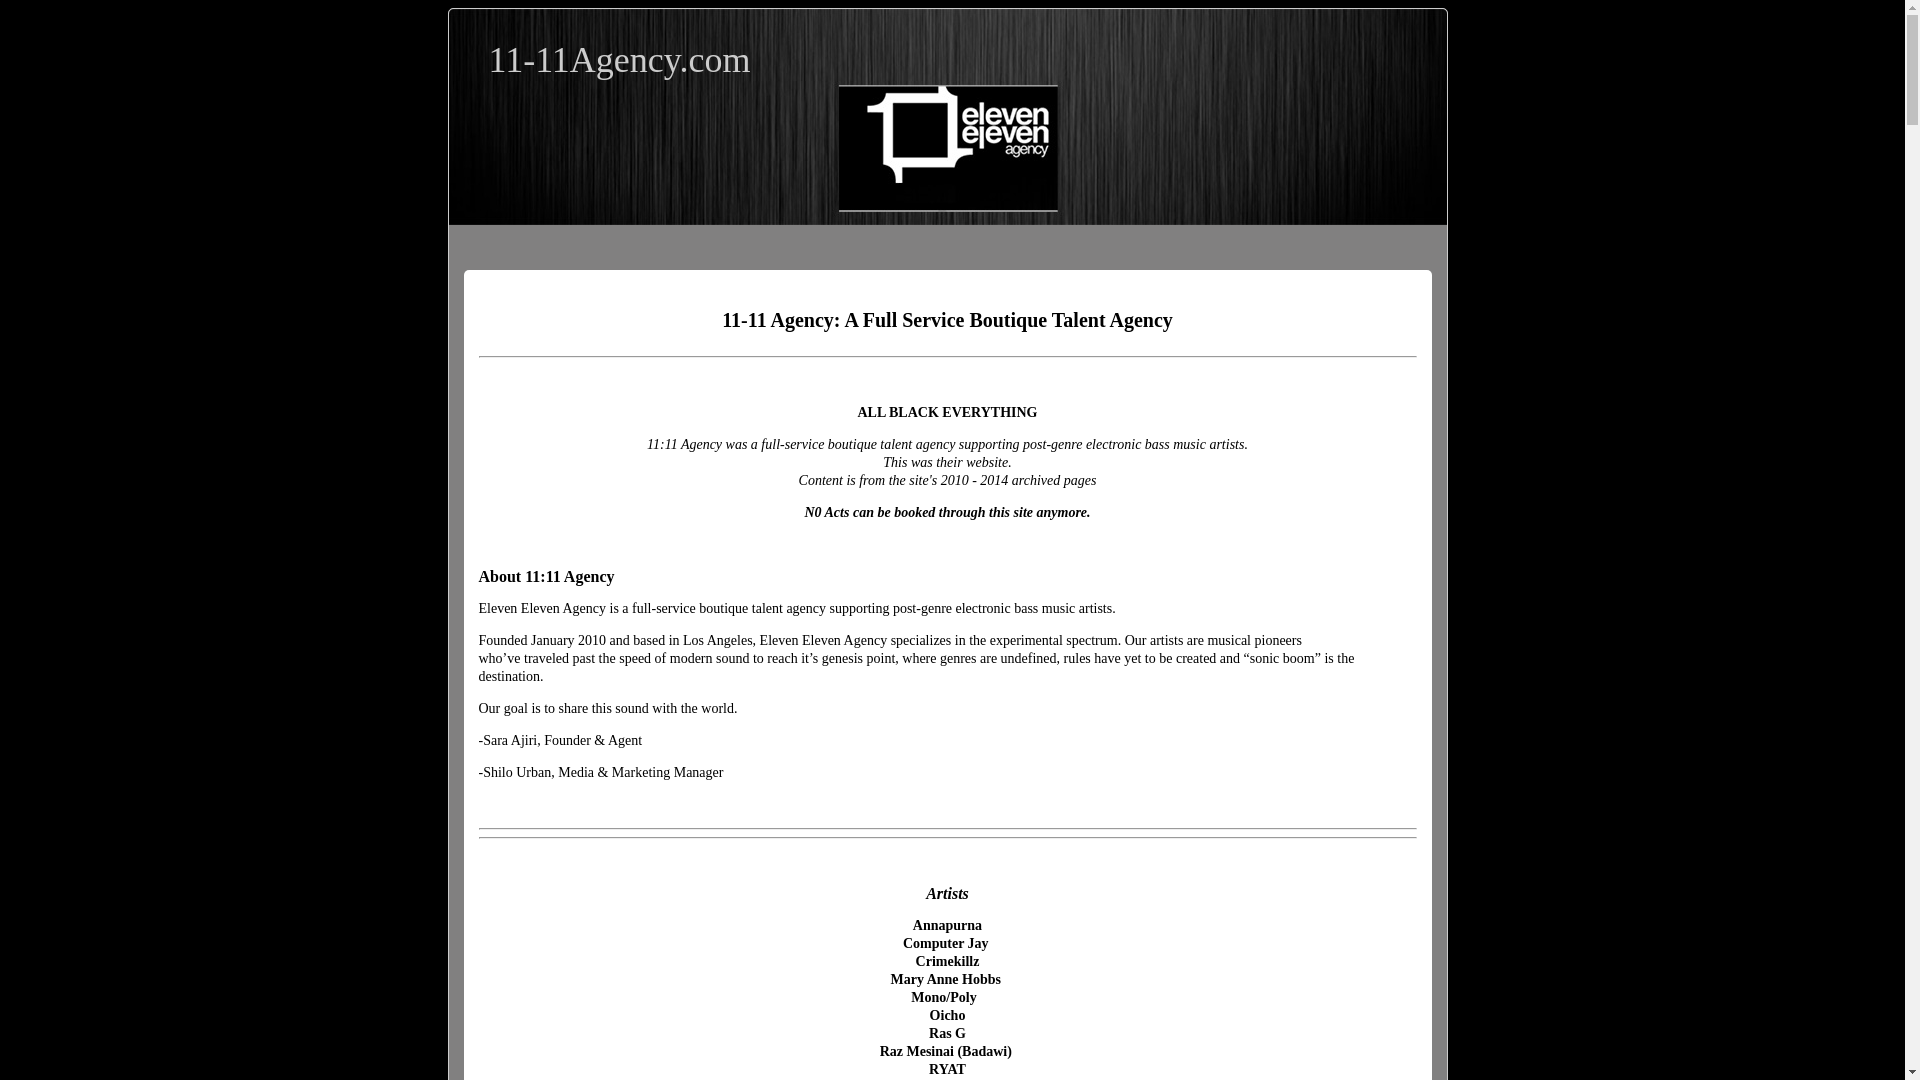  What do you see at coordinates (488, 59) in the screenshot?
I see `'11-11Agency.com'` at bounding box center [488, 59].